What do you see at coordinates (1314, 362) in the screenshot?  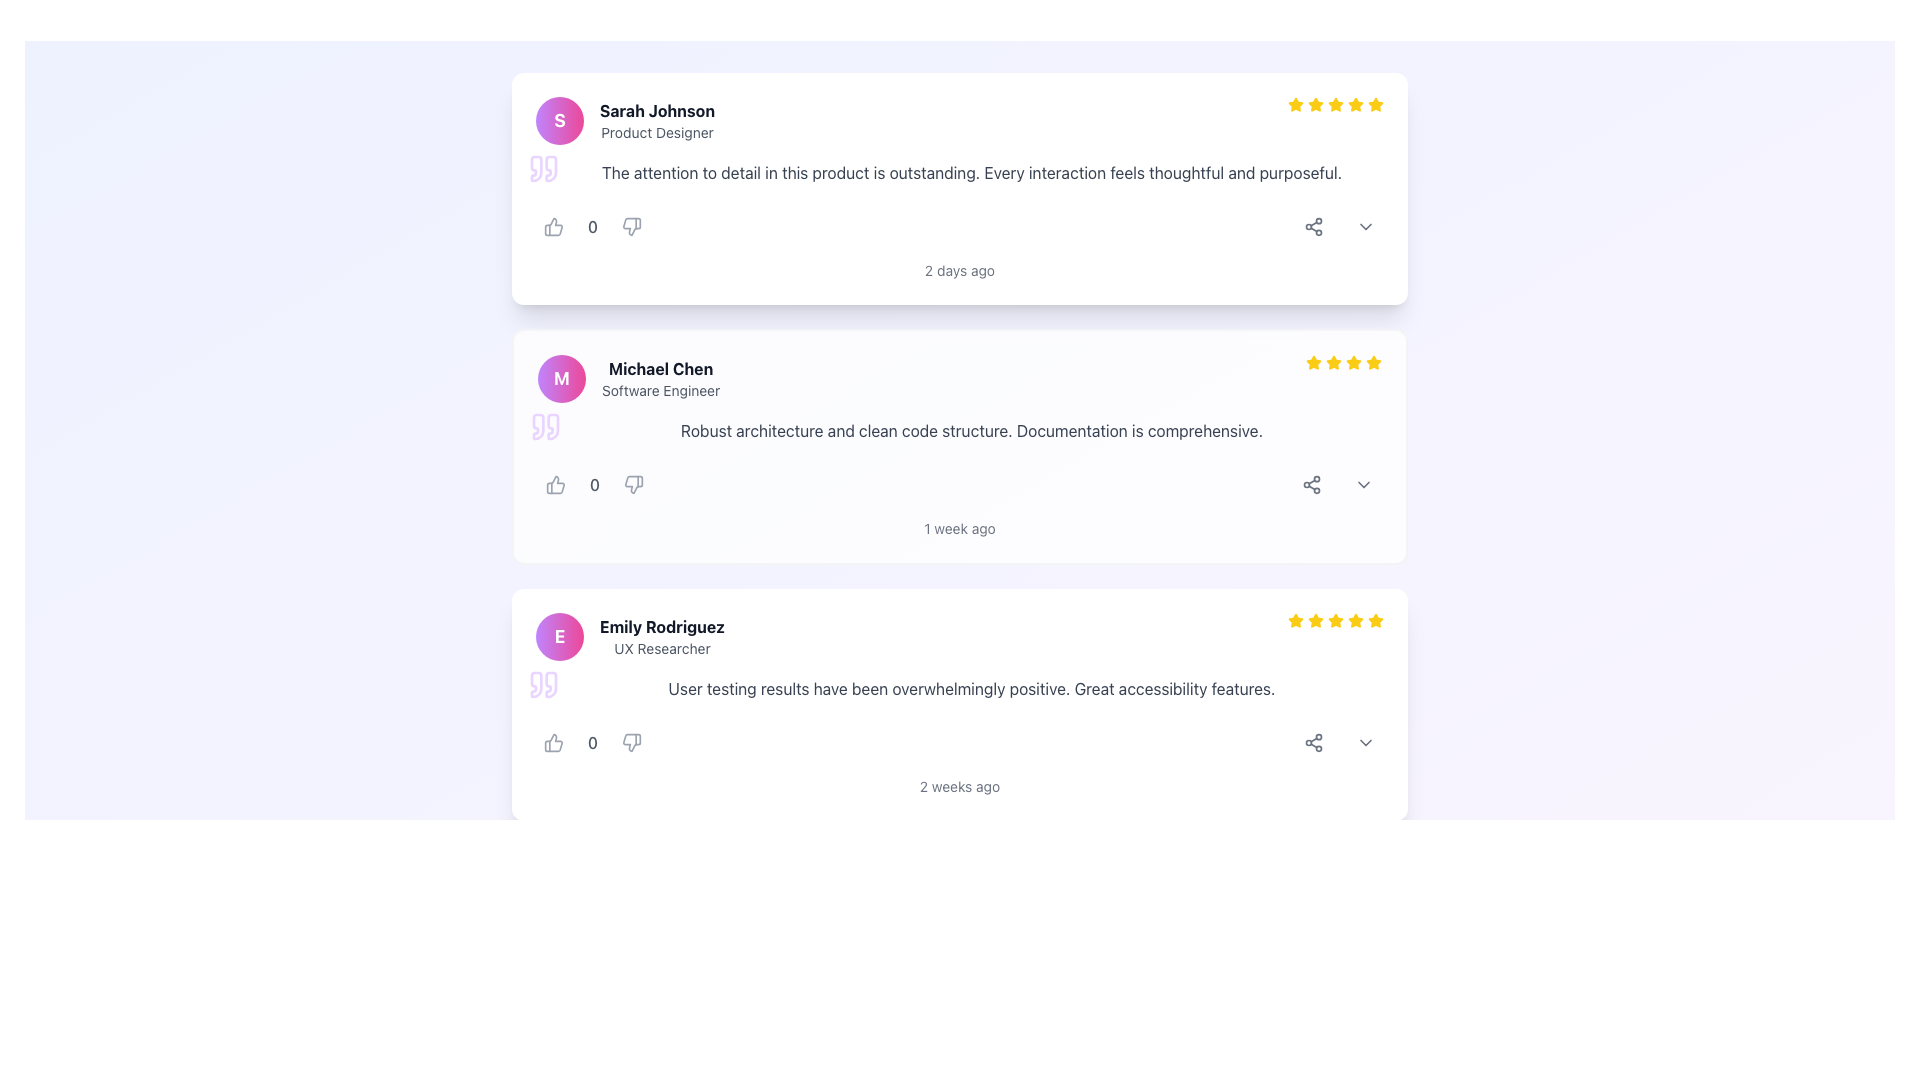 I see `the second star icon in the rating component, which is yellow and part of a five-star group` at bounding box center [1314, 362].